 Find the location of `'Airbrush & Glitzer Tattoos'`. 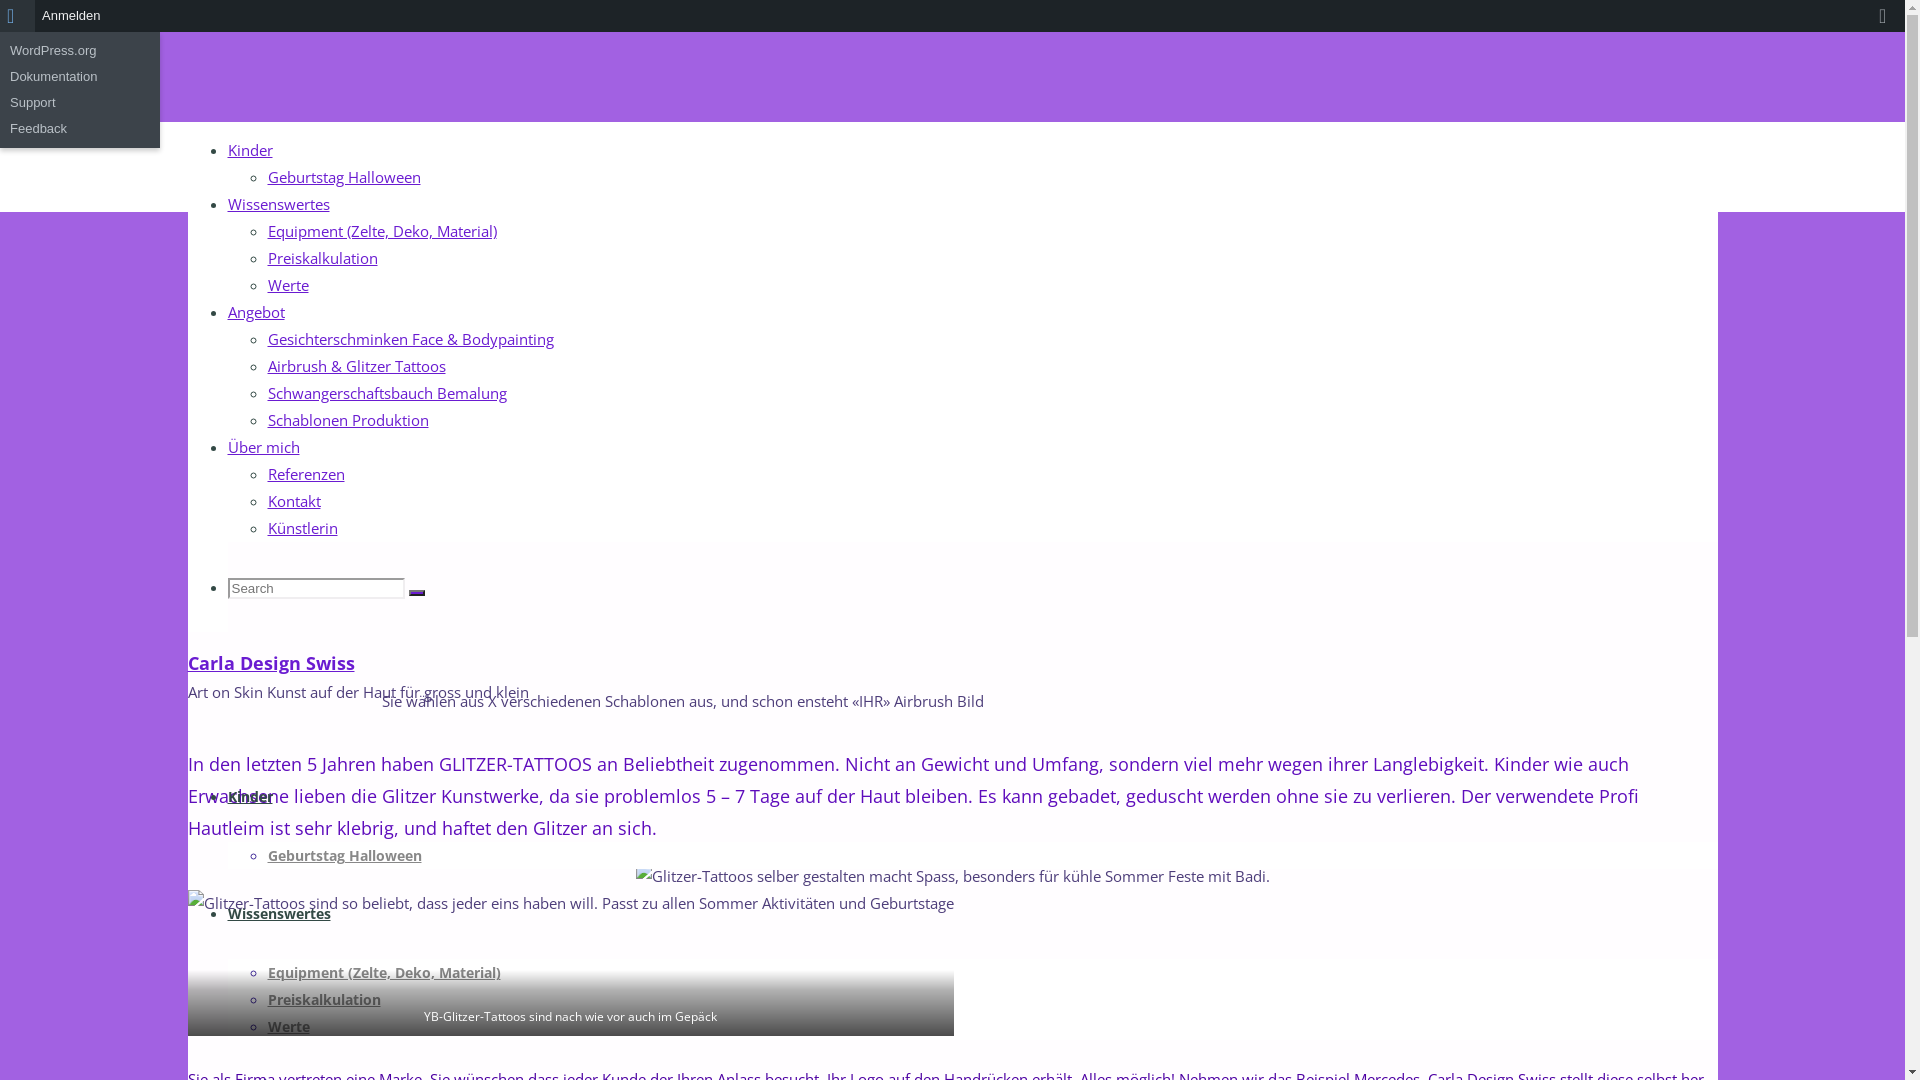

'Airbrush & Glitzer Tattoos' is located at coordinates (356, 366).